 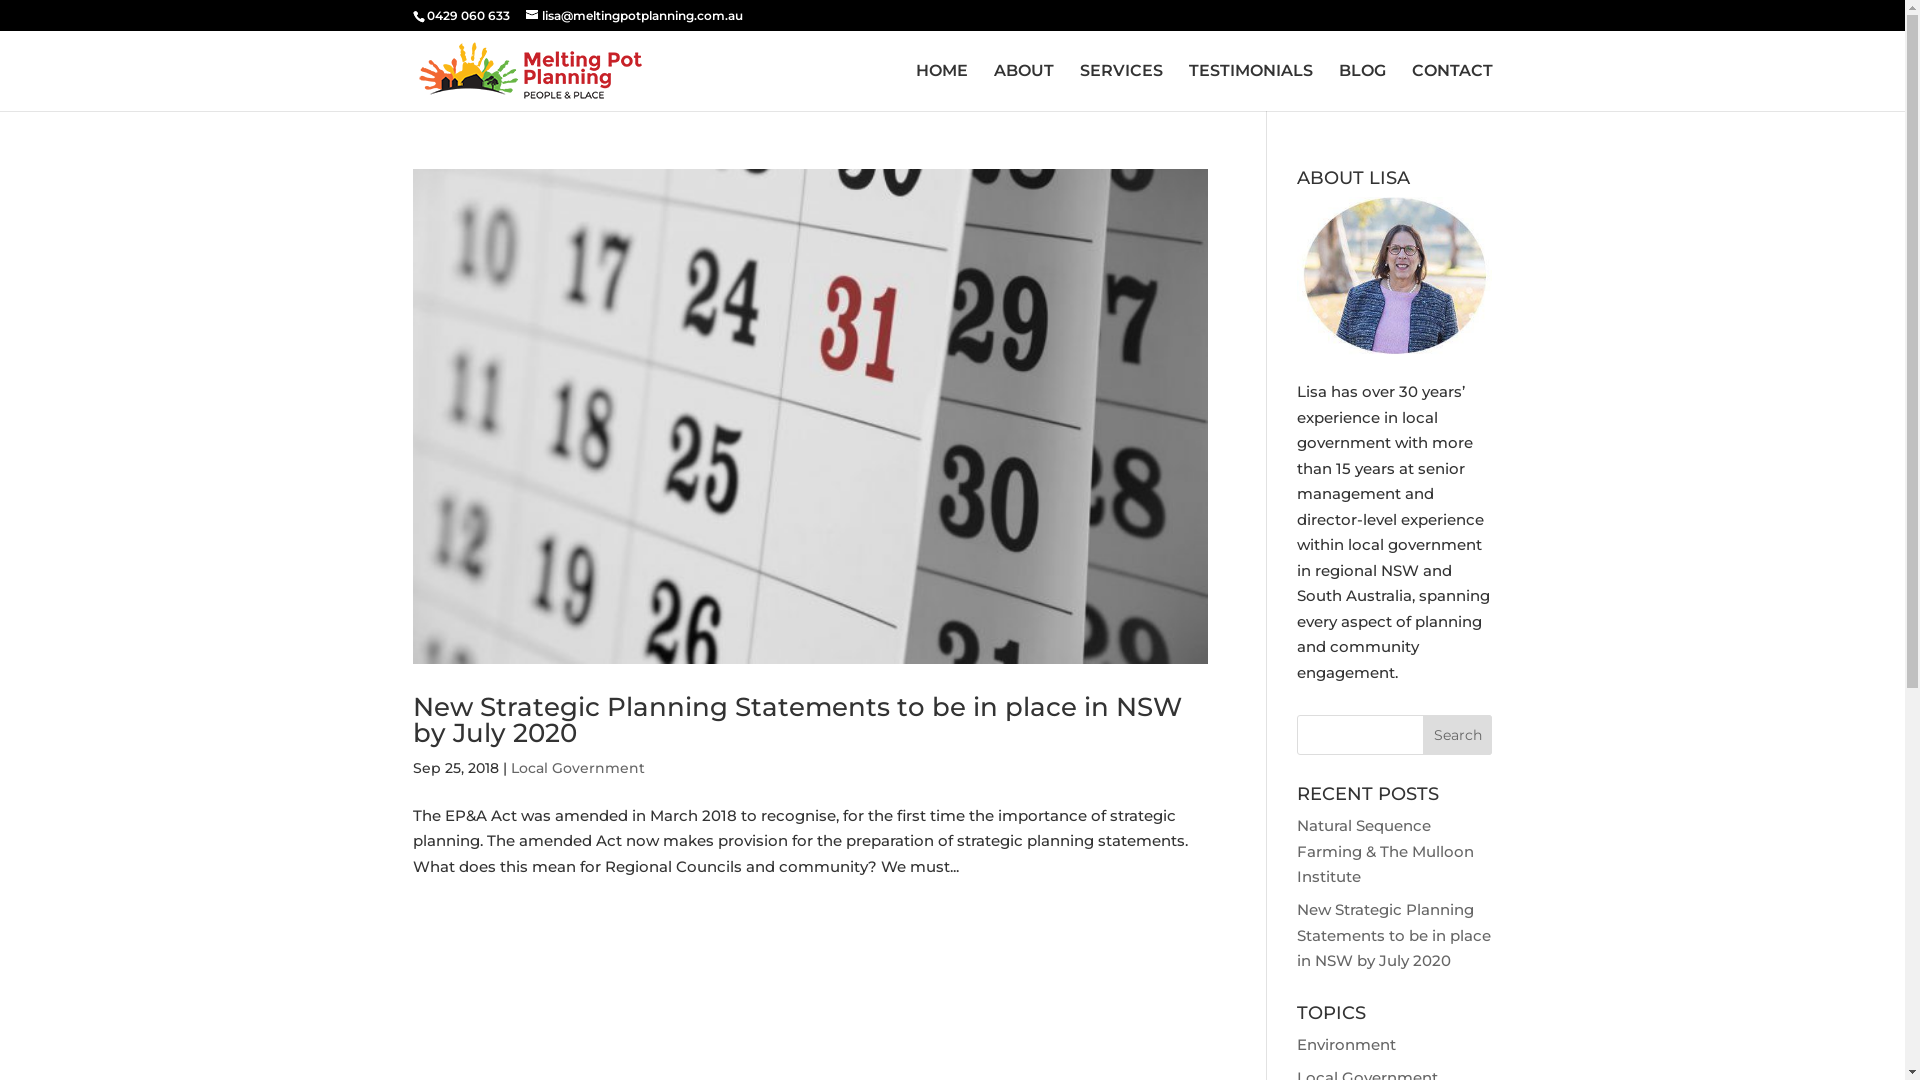 I want to click on 'HOME', so click(x=940, y=86).